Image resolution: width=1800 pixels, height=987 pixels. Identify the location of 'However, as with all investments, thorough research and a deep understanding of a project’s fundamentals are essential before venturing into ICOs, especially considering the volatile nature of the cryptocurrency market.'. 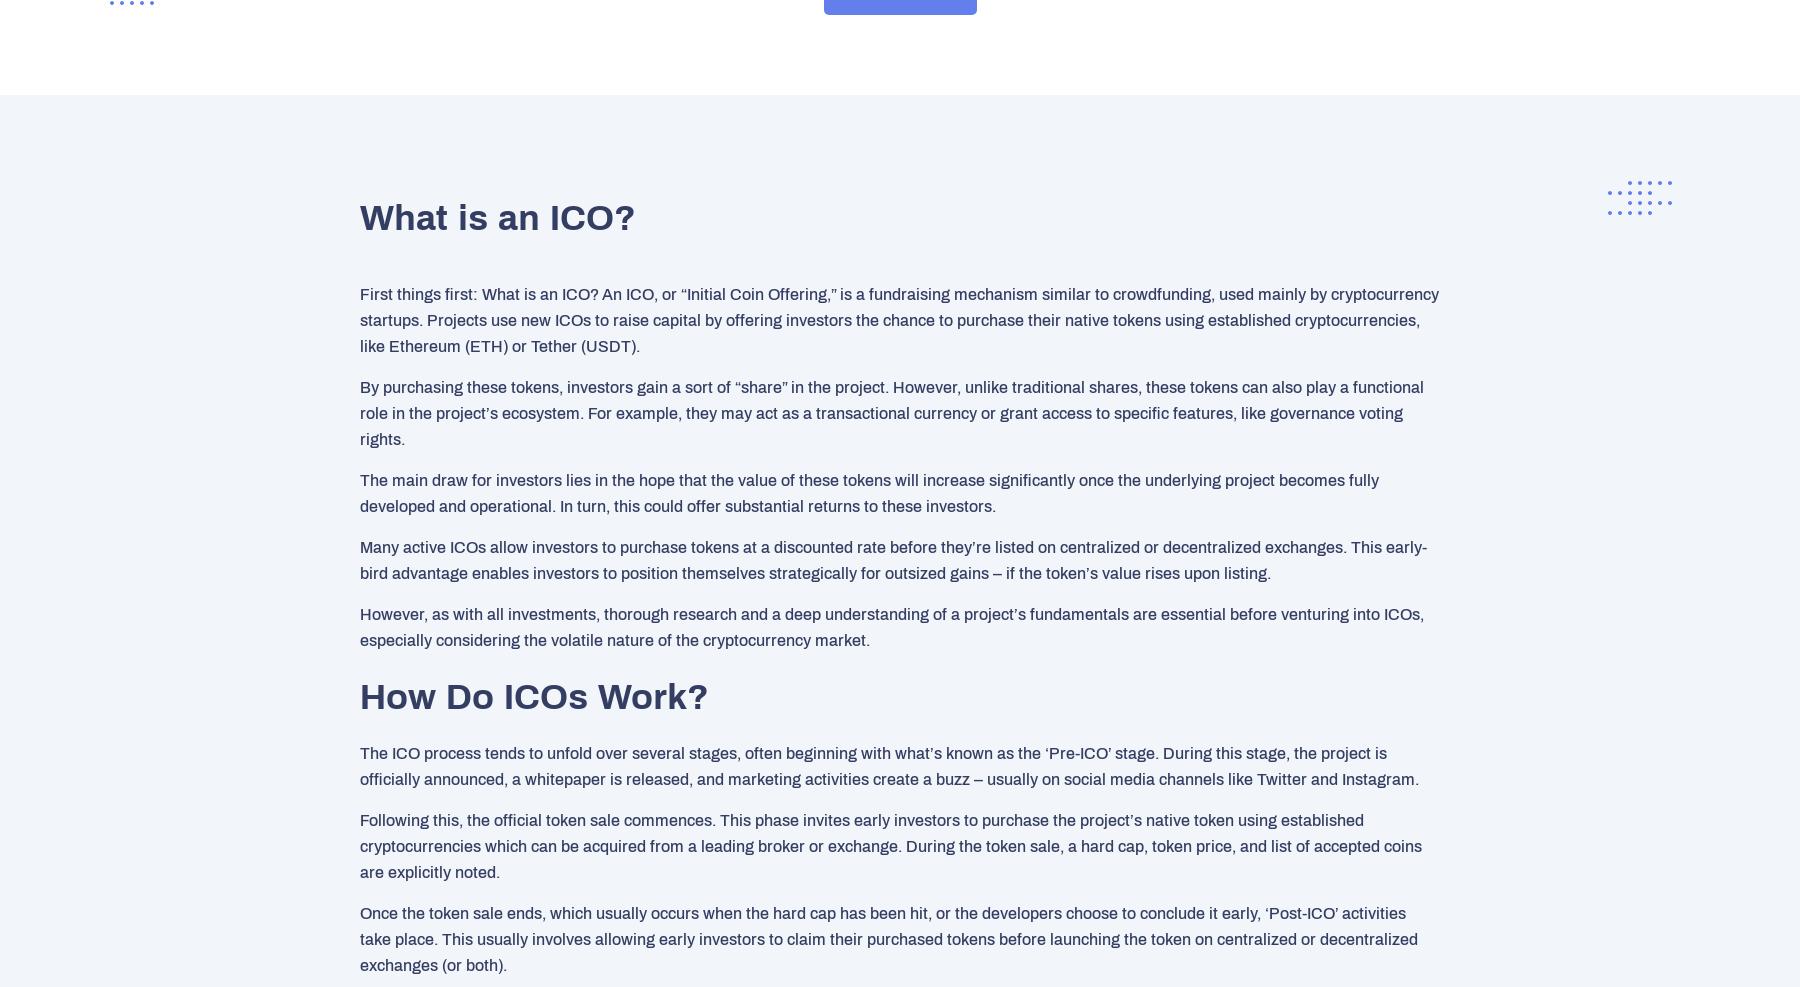
(892, 625).